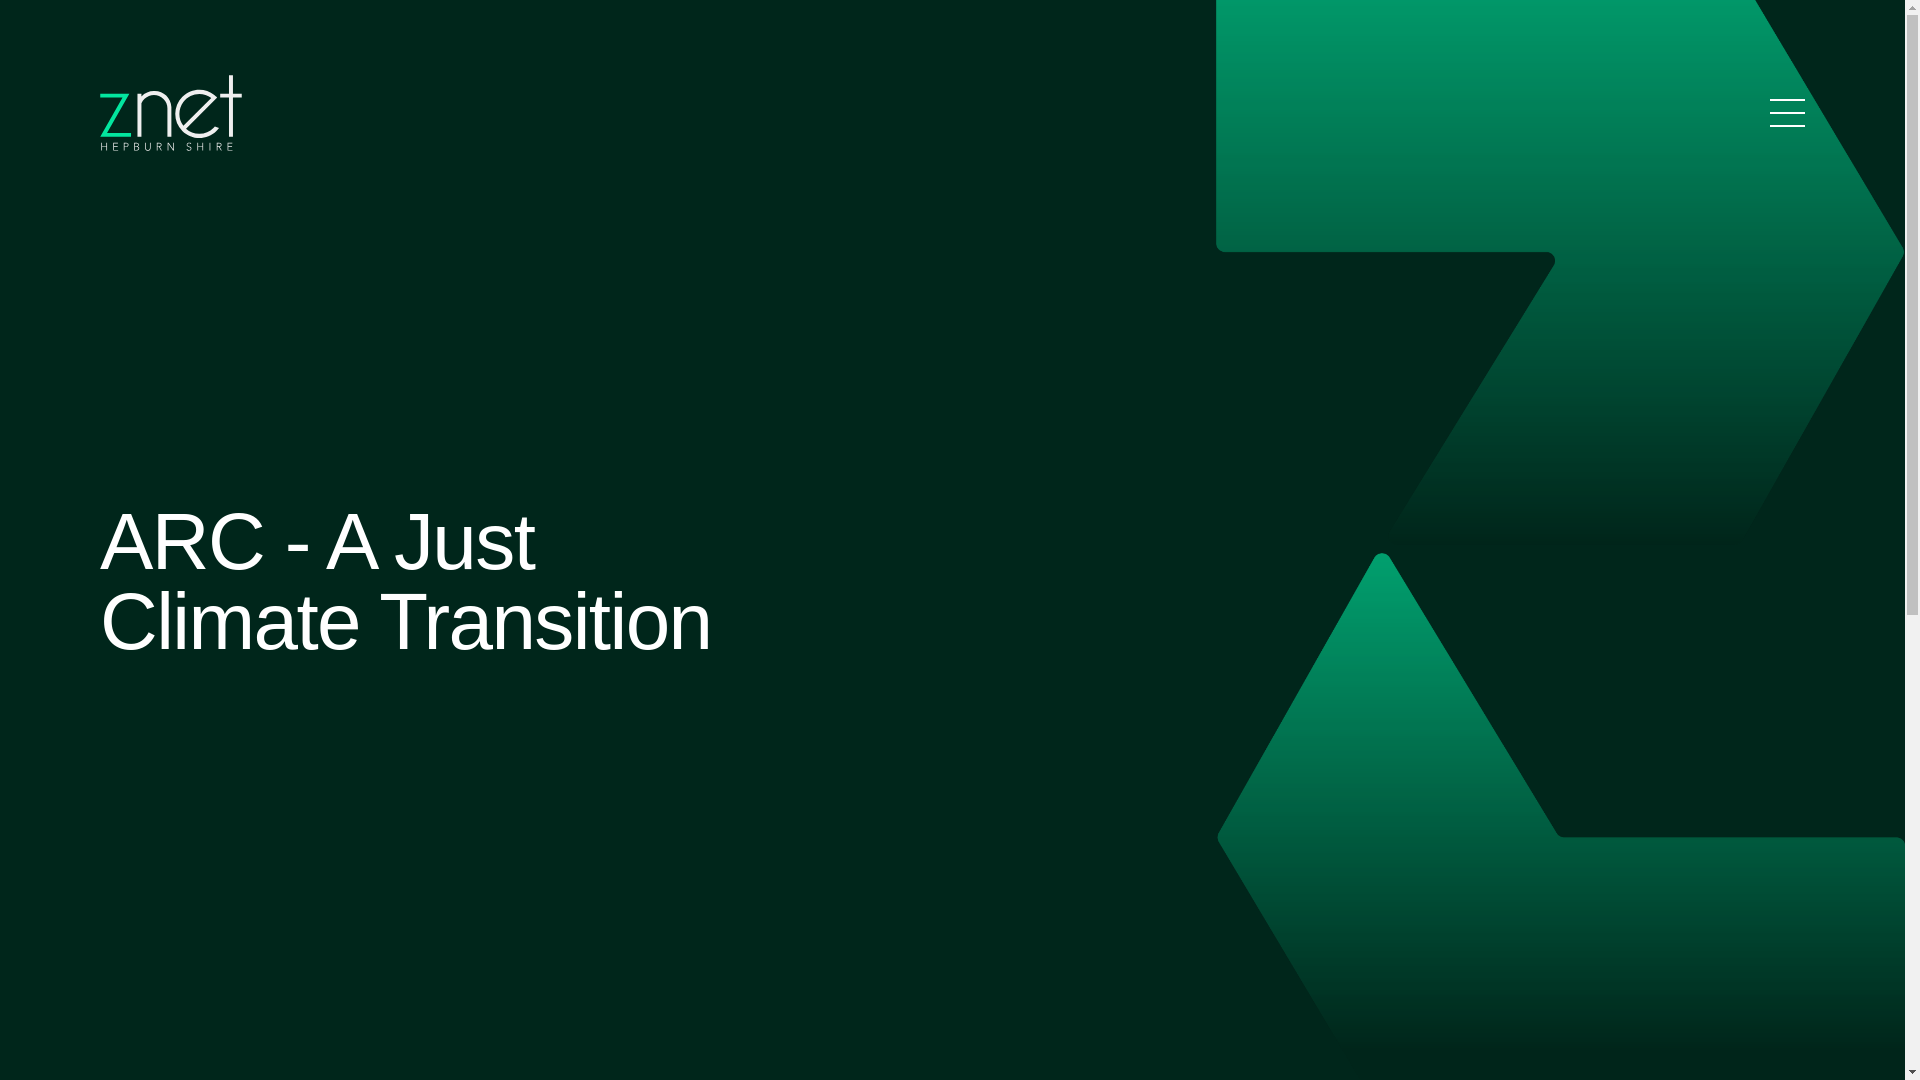 Image resolution: width=1920 pixels, height=1080 pixels. Describe the element at coordinates (171, 112) in the screenshot. I see `'Z-Net'` at that location.